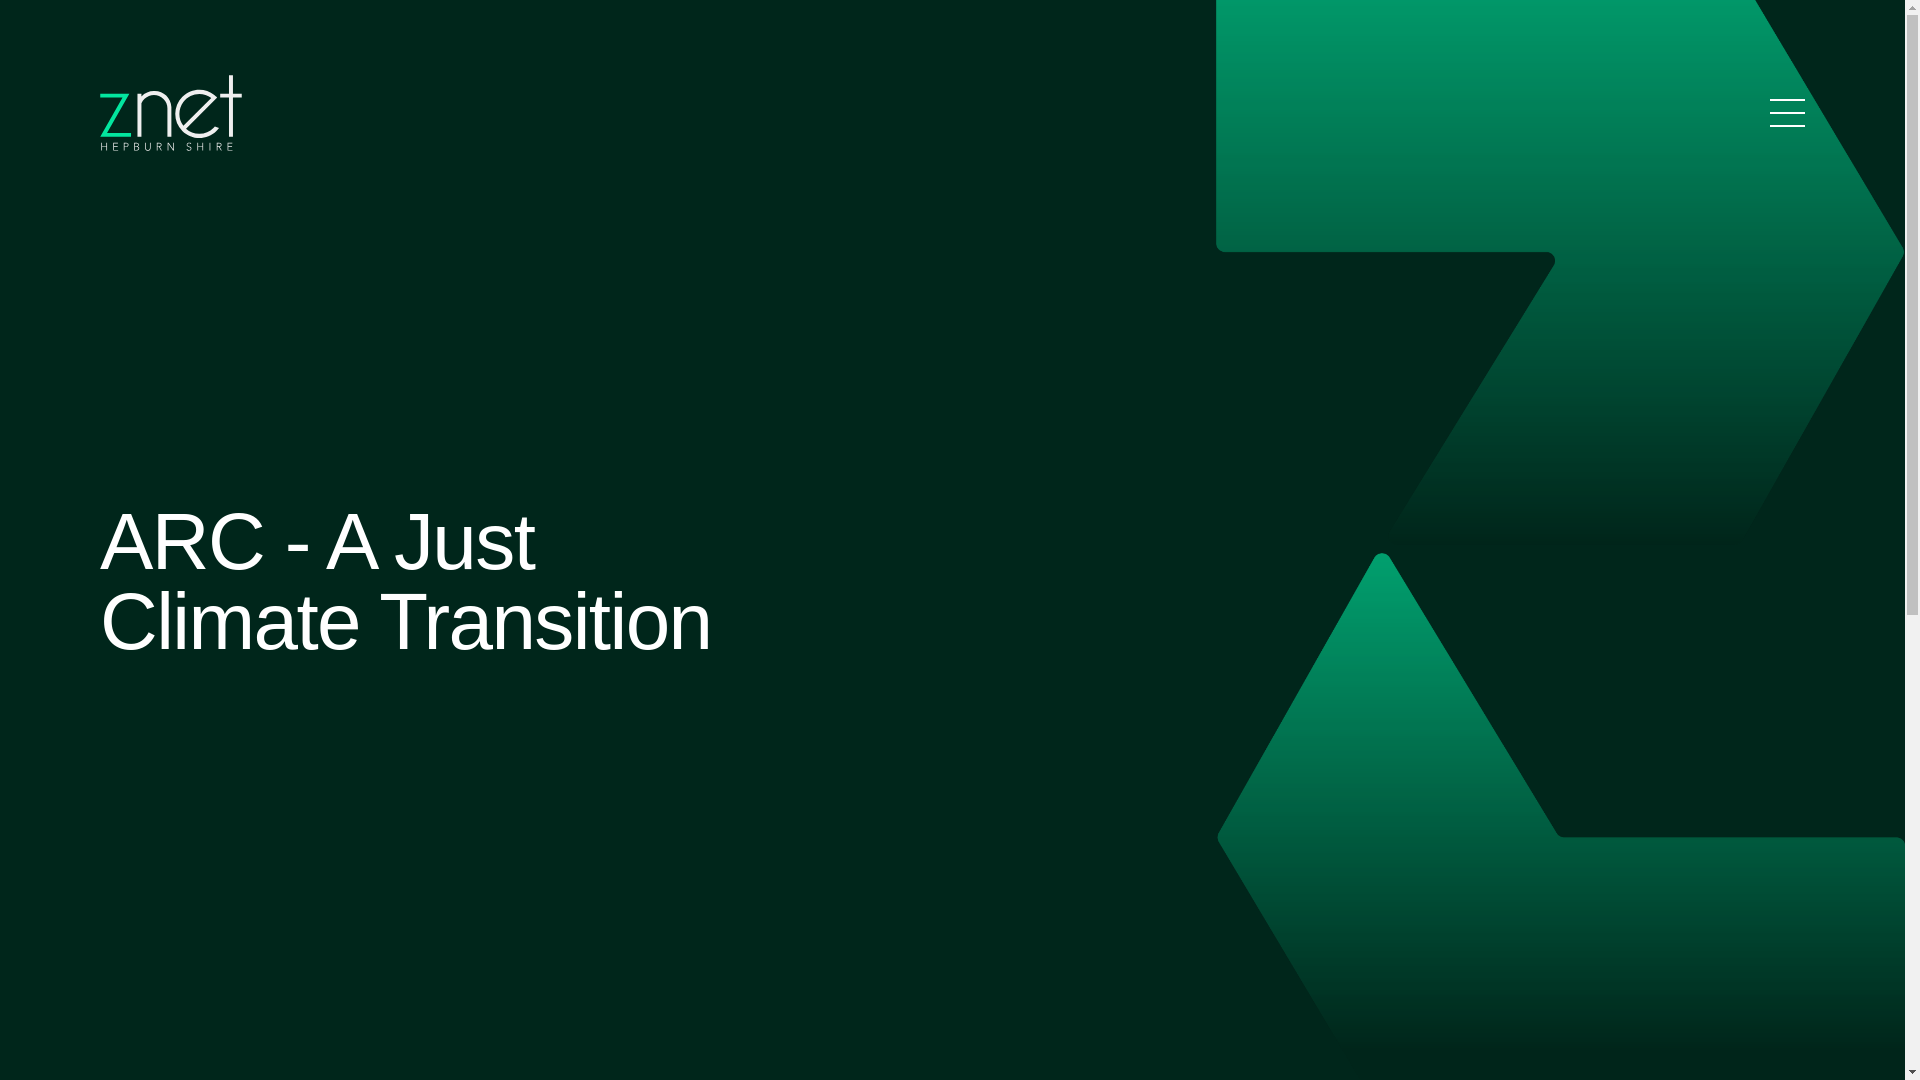 Image resolution: width=1920 pixels, height=1080 pixels. Describe the element at coordinates (171, 112) in the screenshot. I see `'Z-Net'` at that location.